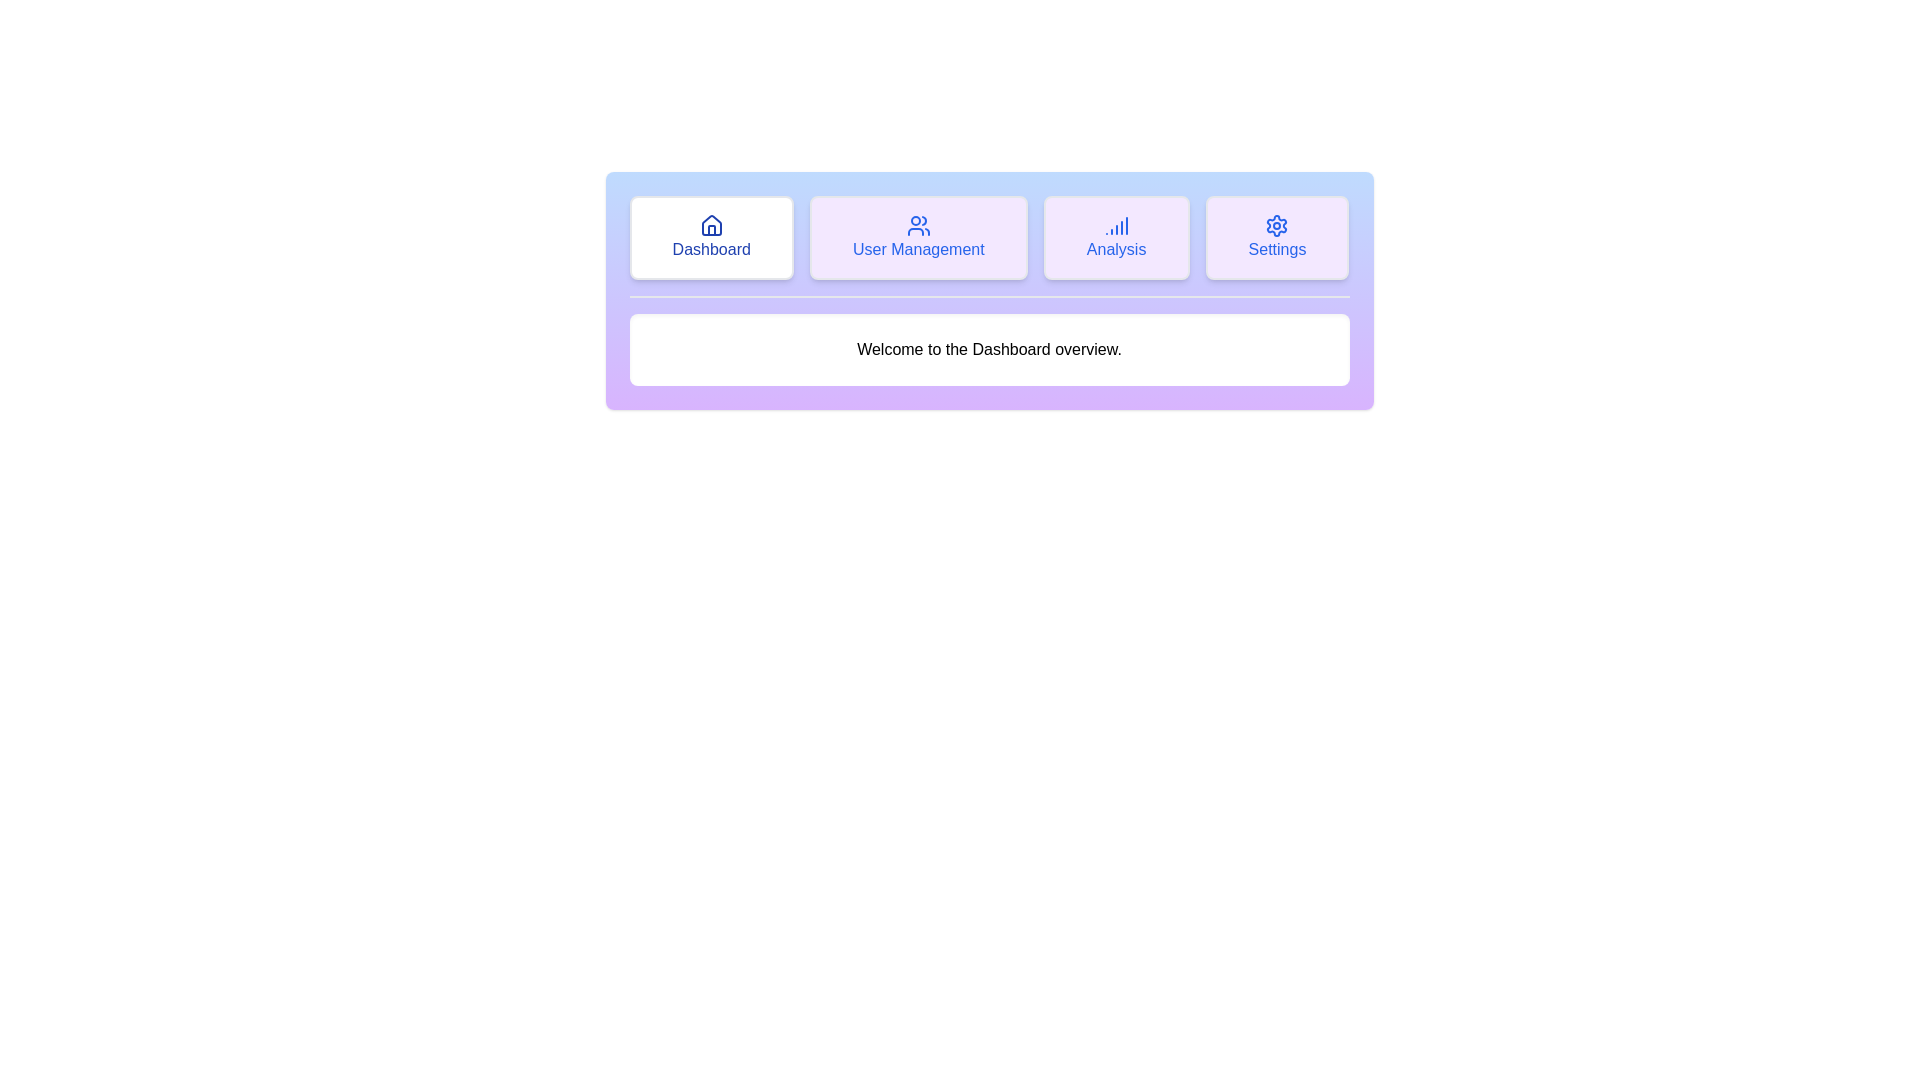 This screenshot has height=1080, width=1920. What do you see at coordinates (1276, 225) in the screenshot?
I see `the 'Settings' icon located in the top-right corner of the card bar, which represents the configuration options` at bounding box center [1276, 225].